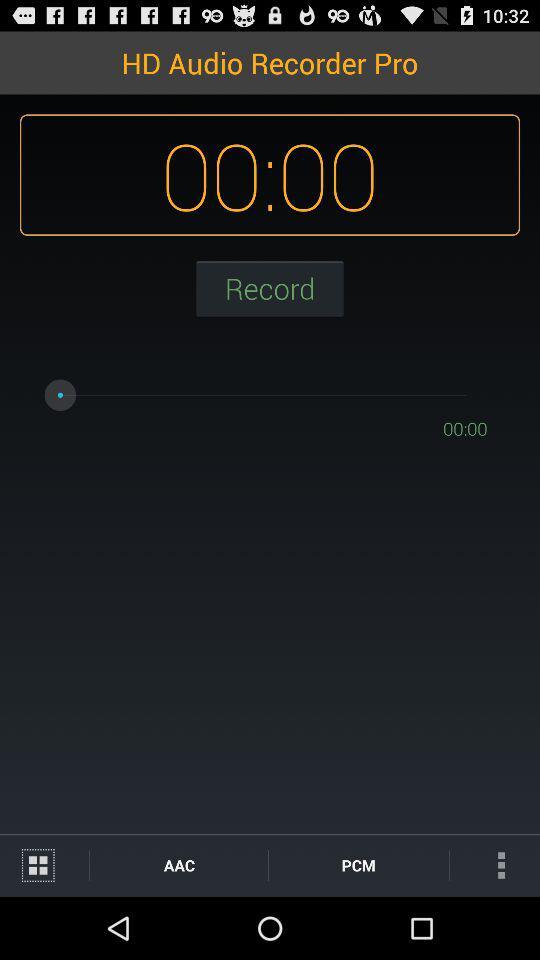  I want to click on the icon below the 00:00, so click(270, 287).